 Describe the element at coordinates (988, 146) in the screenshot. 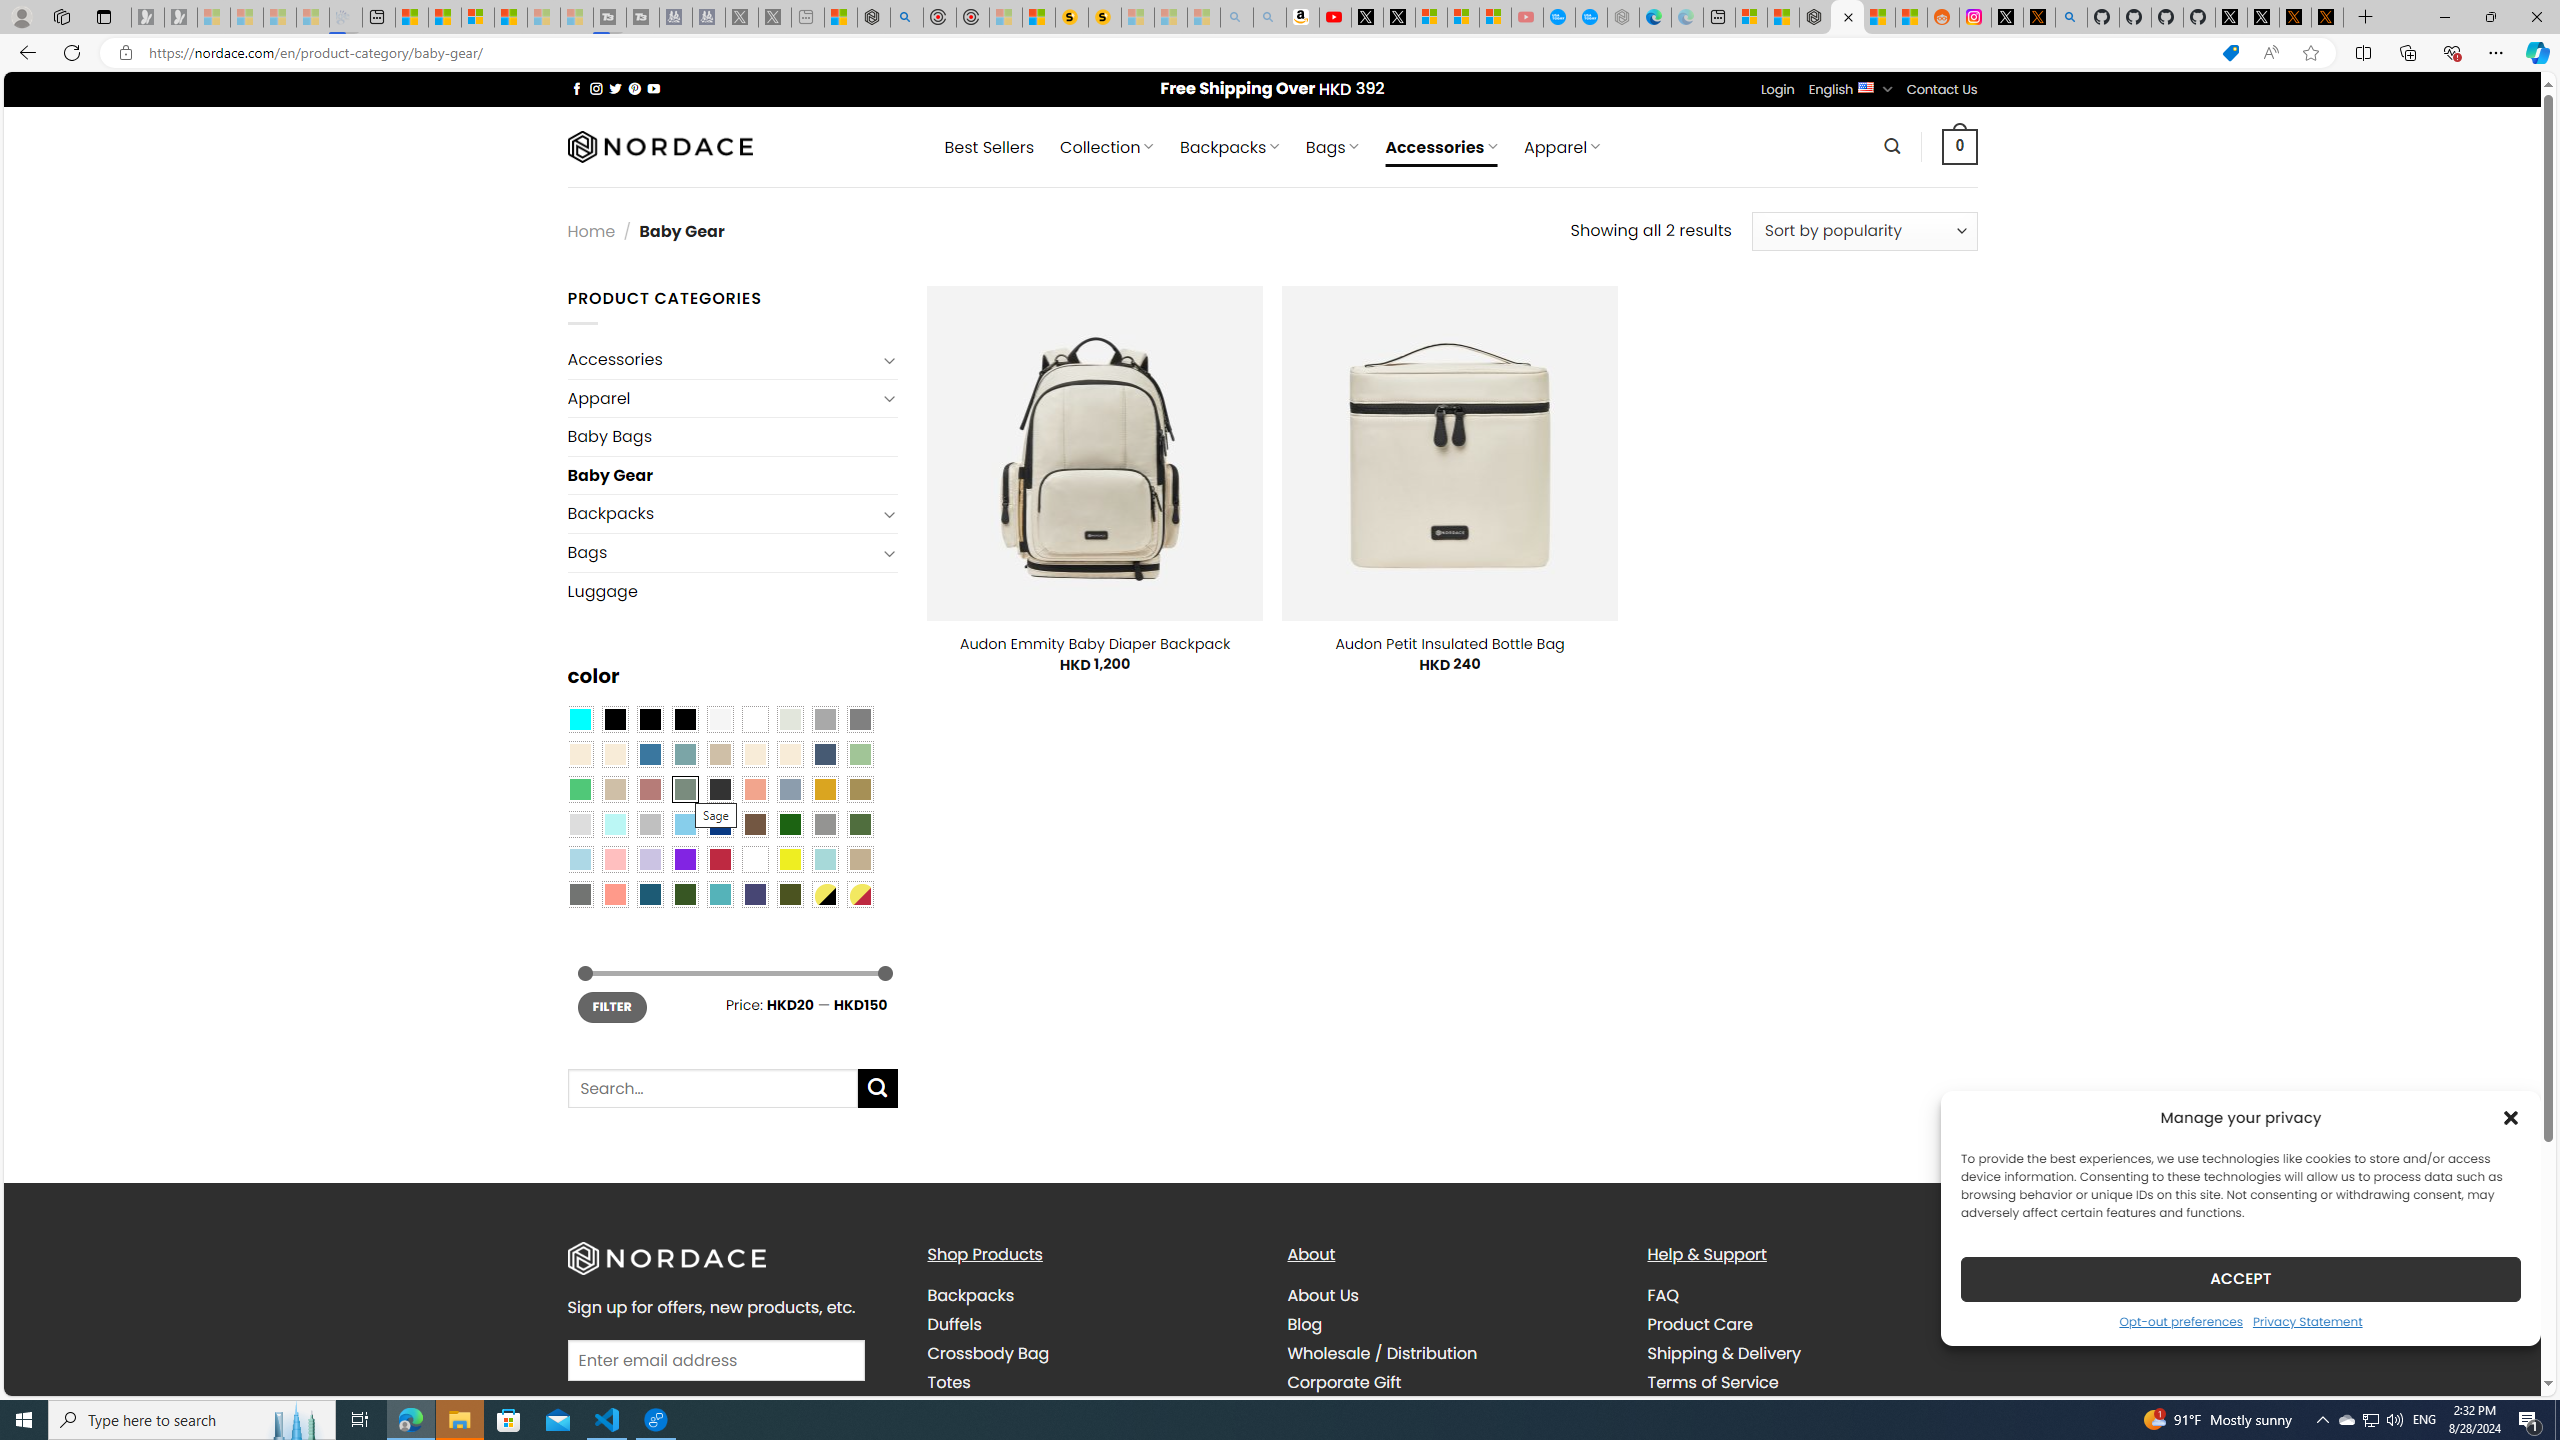

I see `' Best Sellers'` at that location.